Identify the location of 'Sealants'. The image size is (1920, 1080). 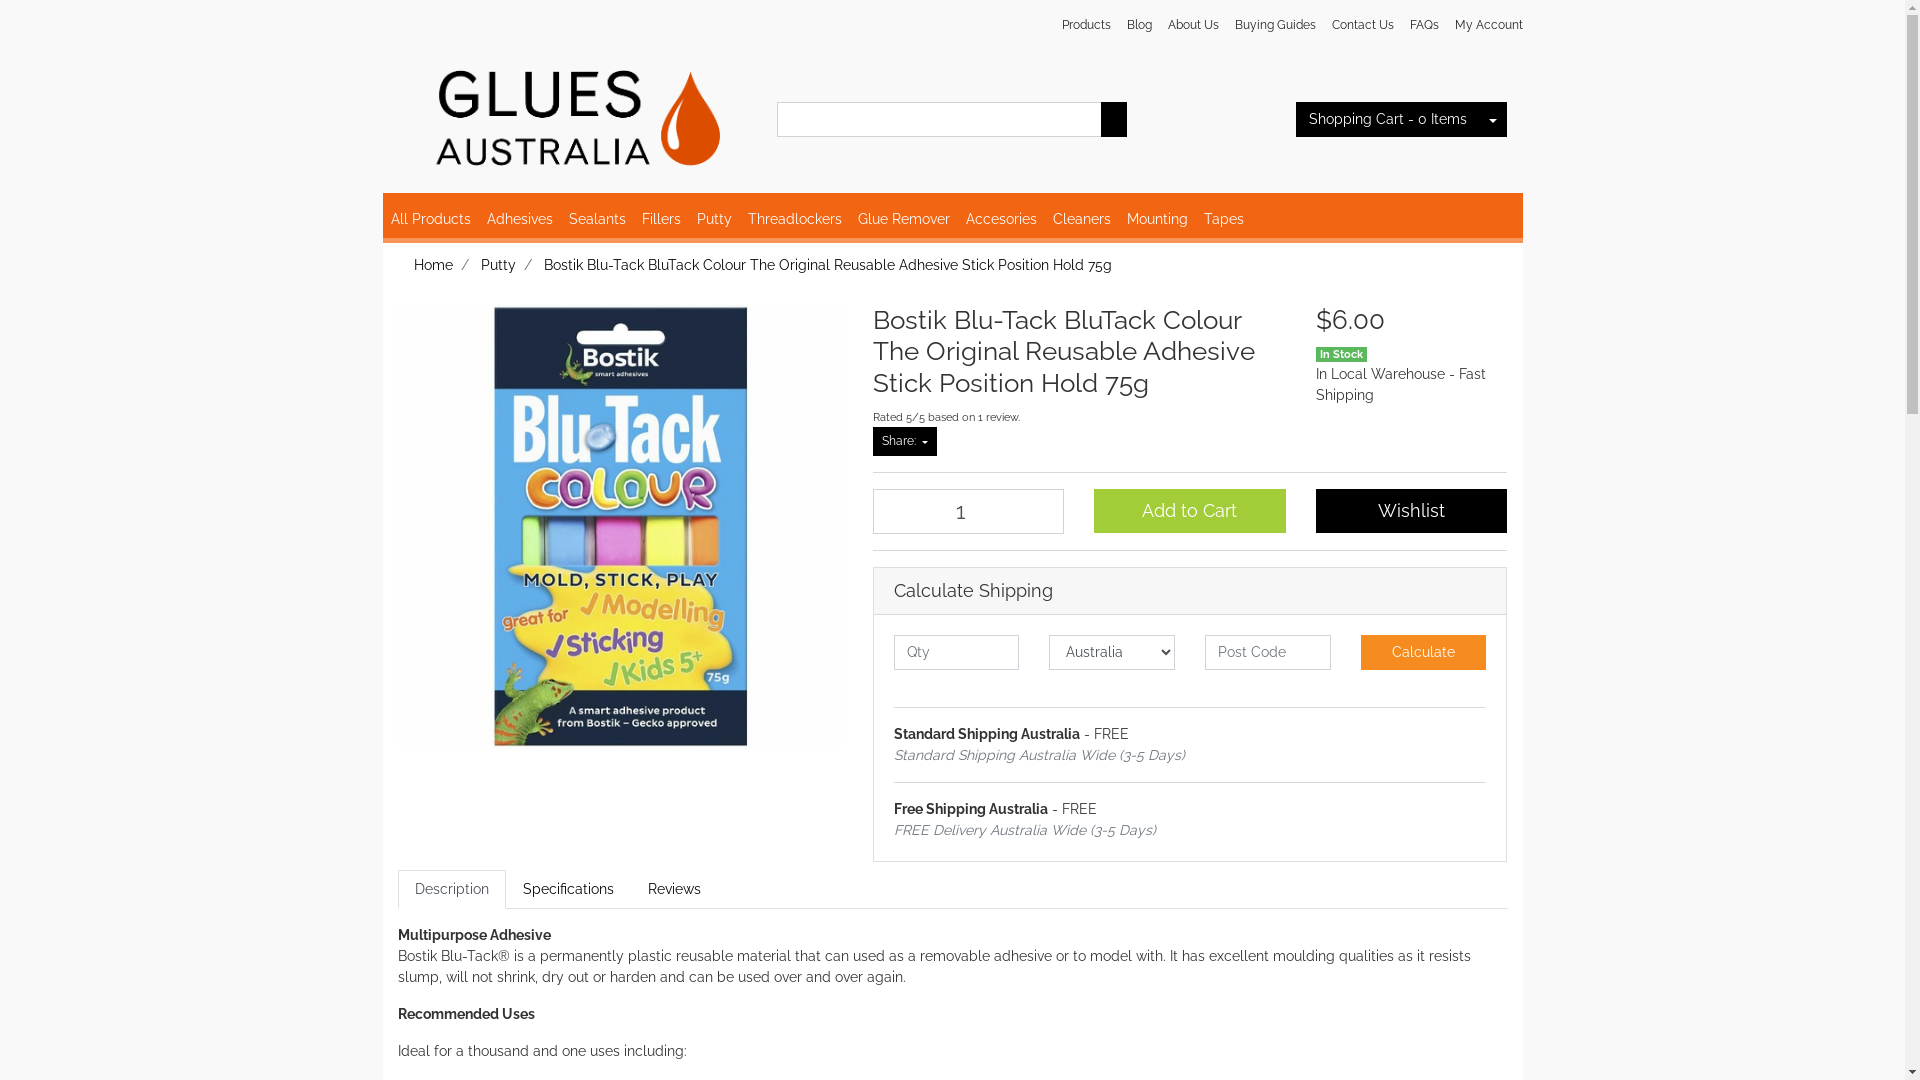
(595, 219).